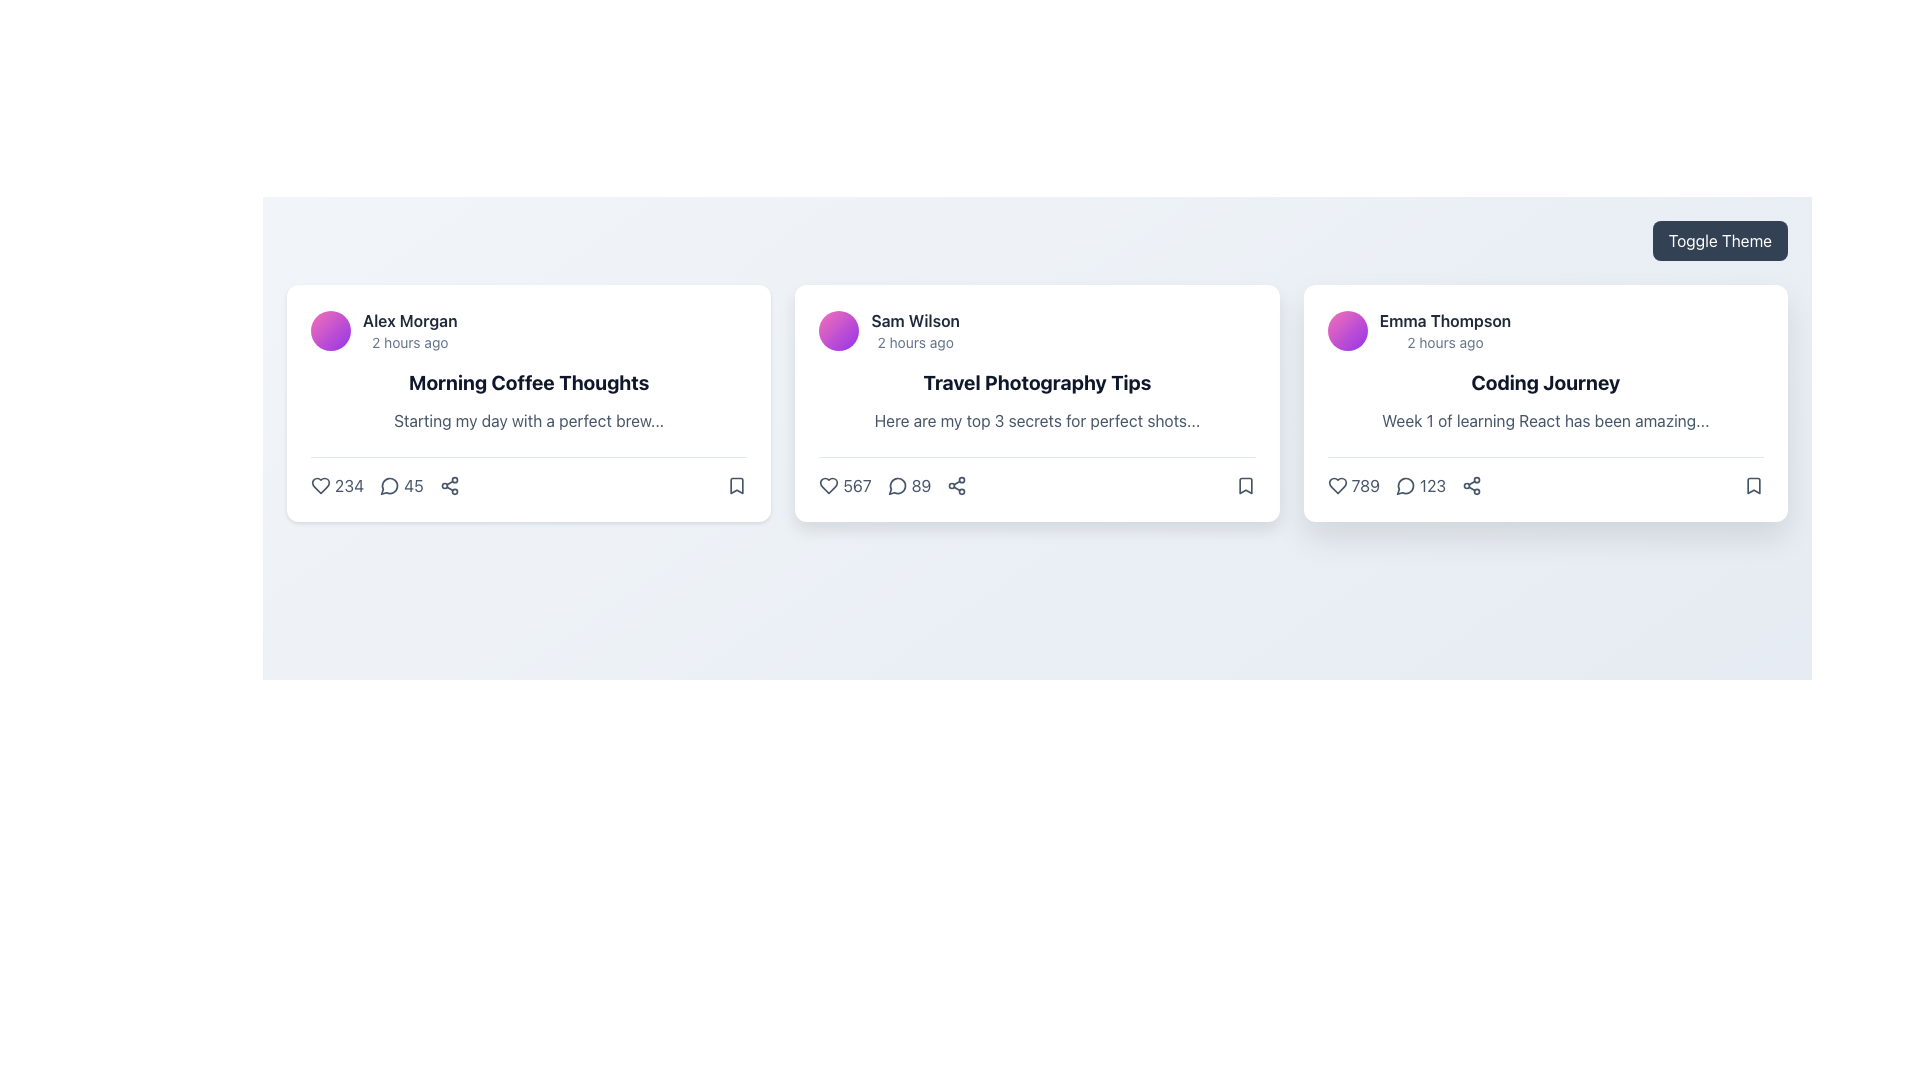 The image size is (1920, 1080). I want to click on the text label displaying the number '123' alongside a speech bubble icon, so click(1403, 486).